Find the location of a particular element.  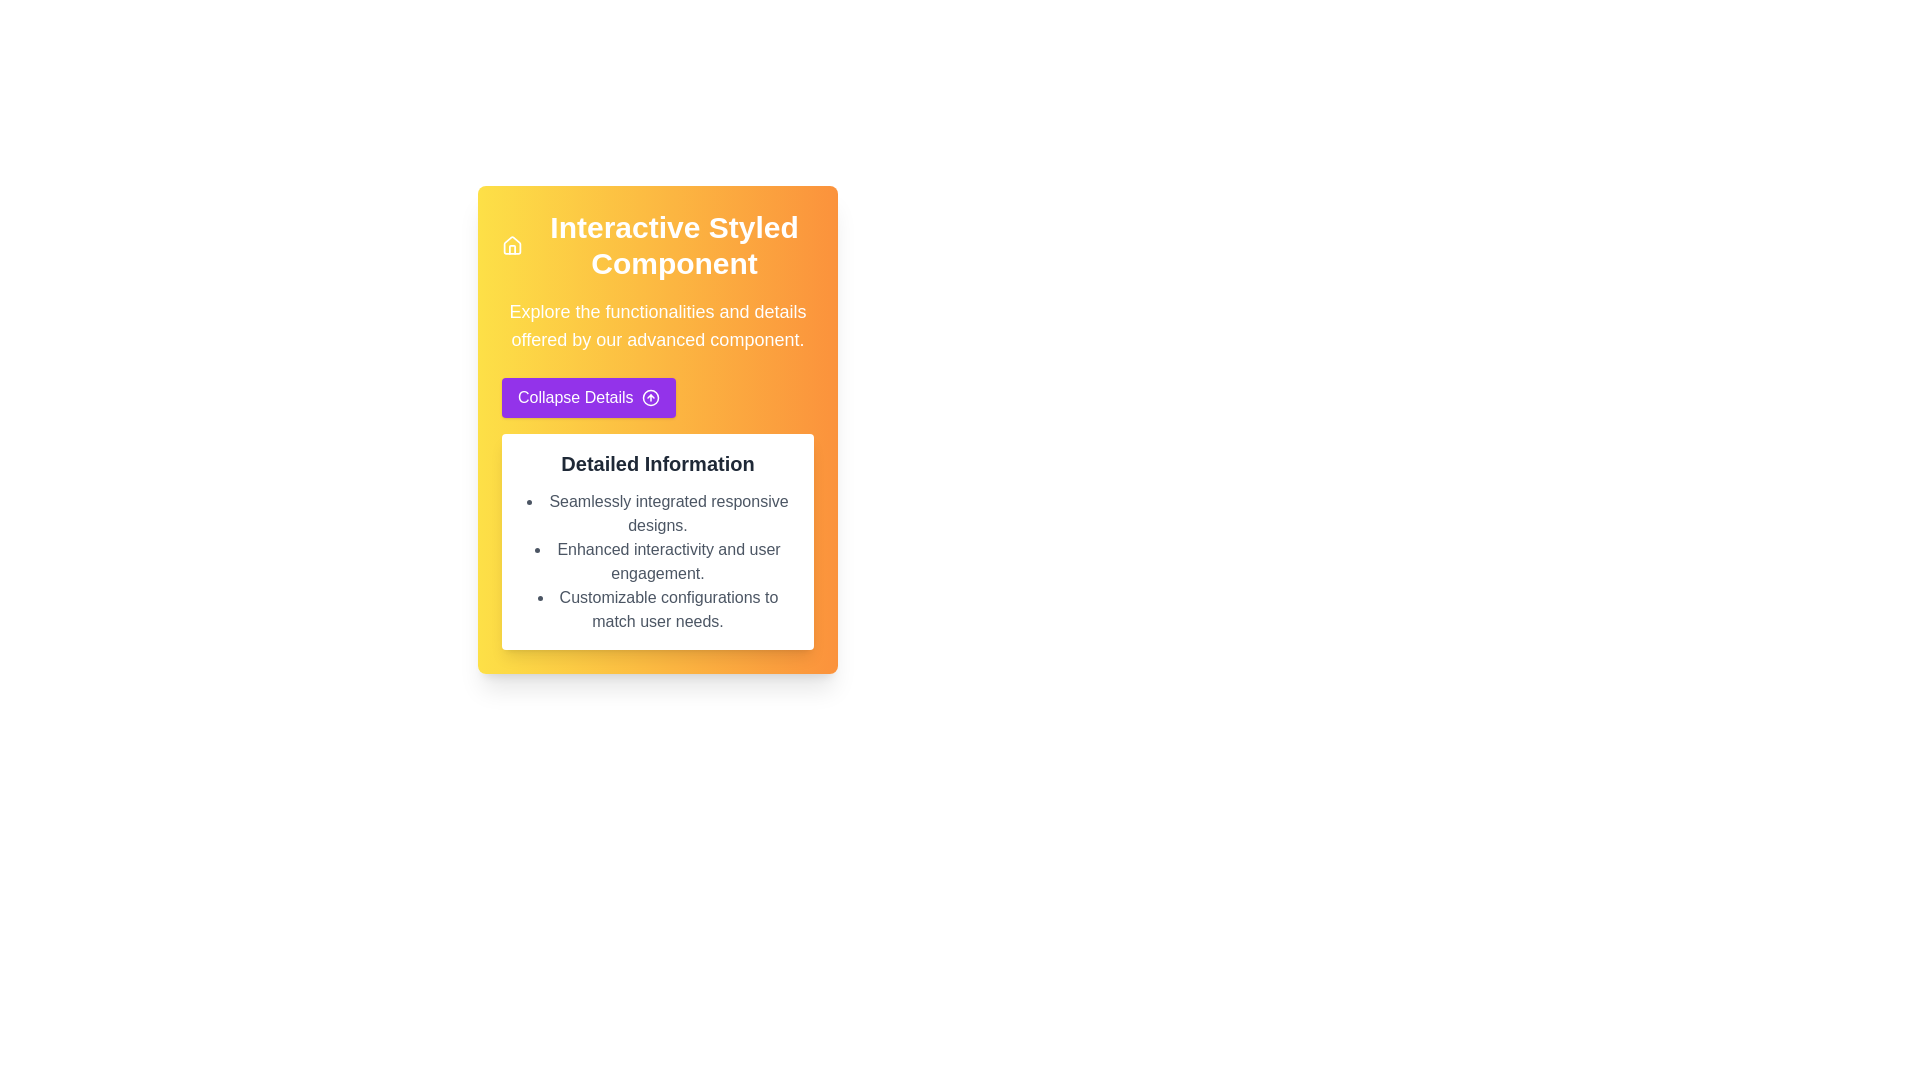

the collapse icon located at the right end of the 'Collapse Details' button, which is positioned below the header text and above the detailed information section is located at coordinates (650, 397).